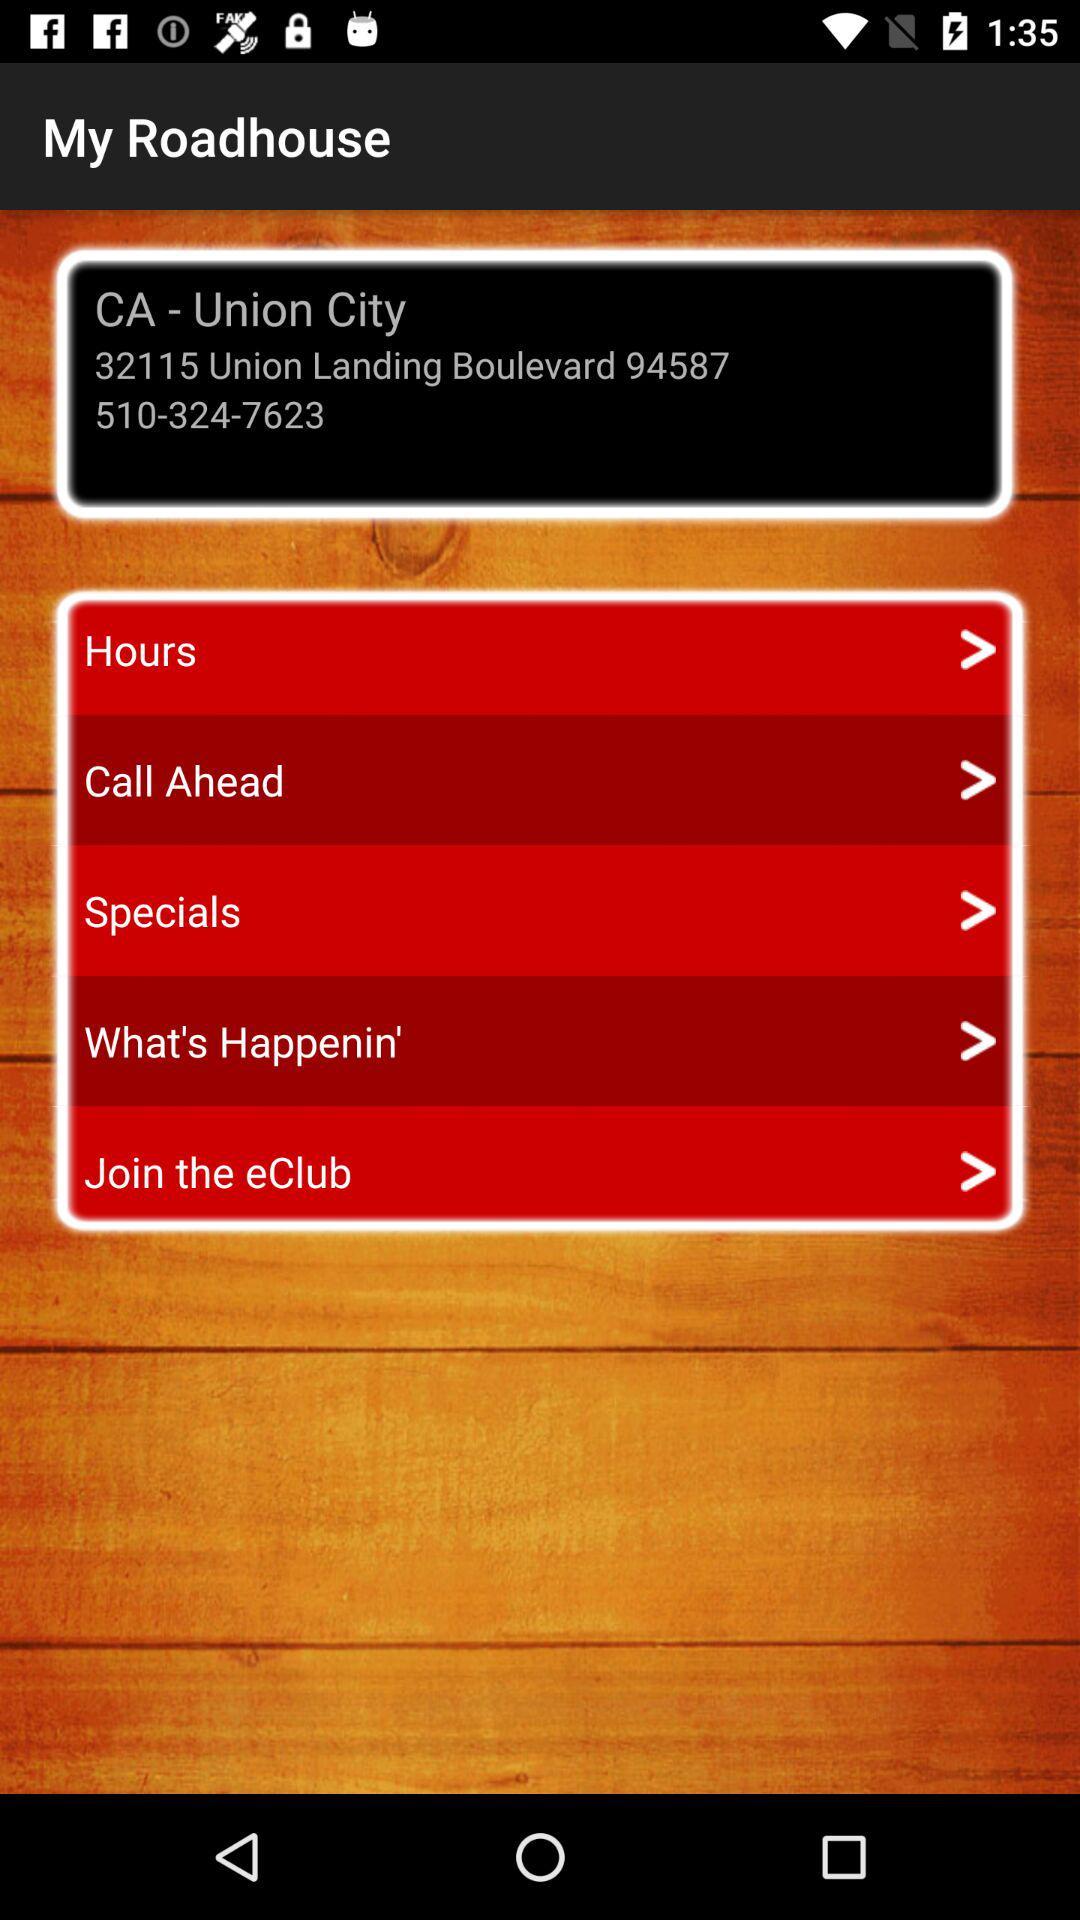 Image resolution: width=1080 pixels, height=1920 pixels. I want to click on app above the call ahead item, so click(122, 649).